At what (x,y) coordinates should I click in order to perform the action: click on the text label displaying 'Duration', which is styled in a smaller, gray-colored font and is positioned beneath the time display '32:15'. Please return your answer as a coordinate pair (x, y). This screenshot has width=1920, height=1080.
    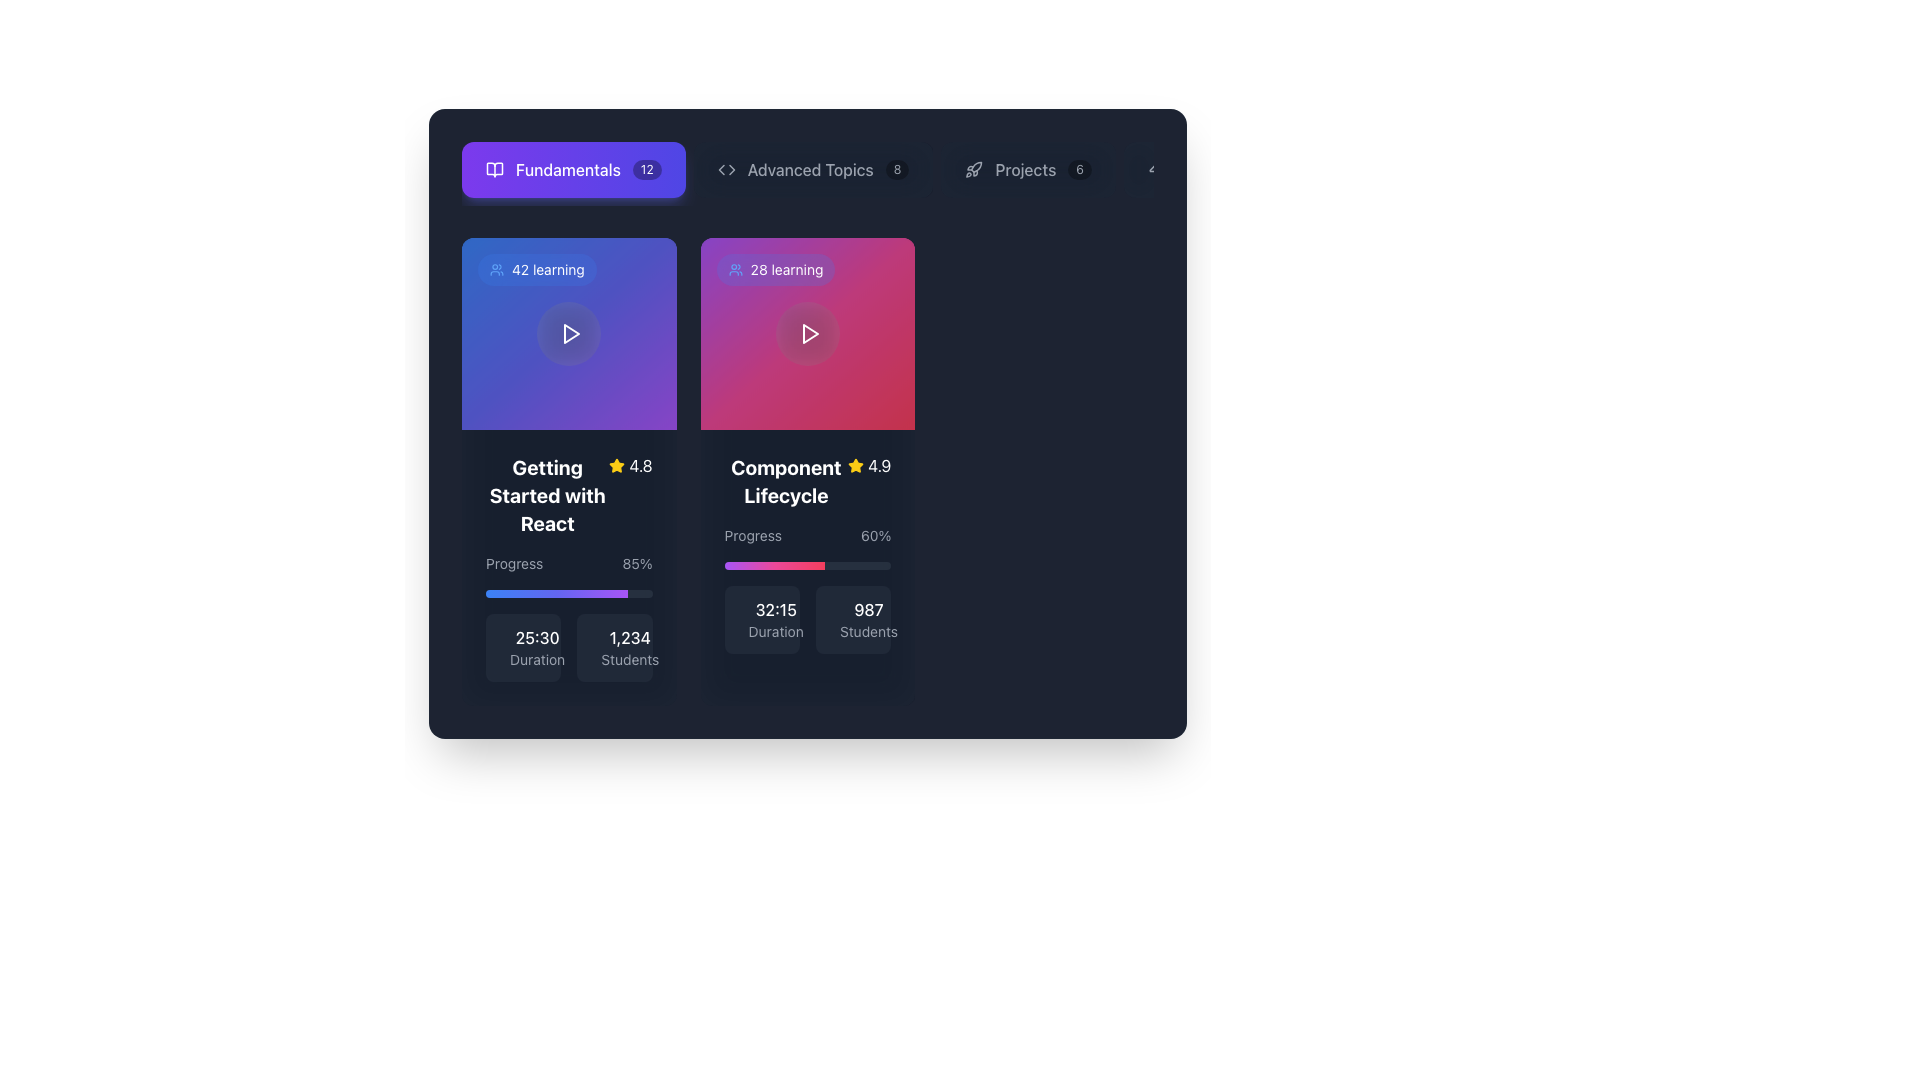
    Looking at the image, I should click on (775, 632).